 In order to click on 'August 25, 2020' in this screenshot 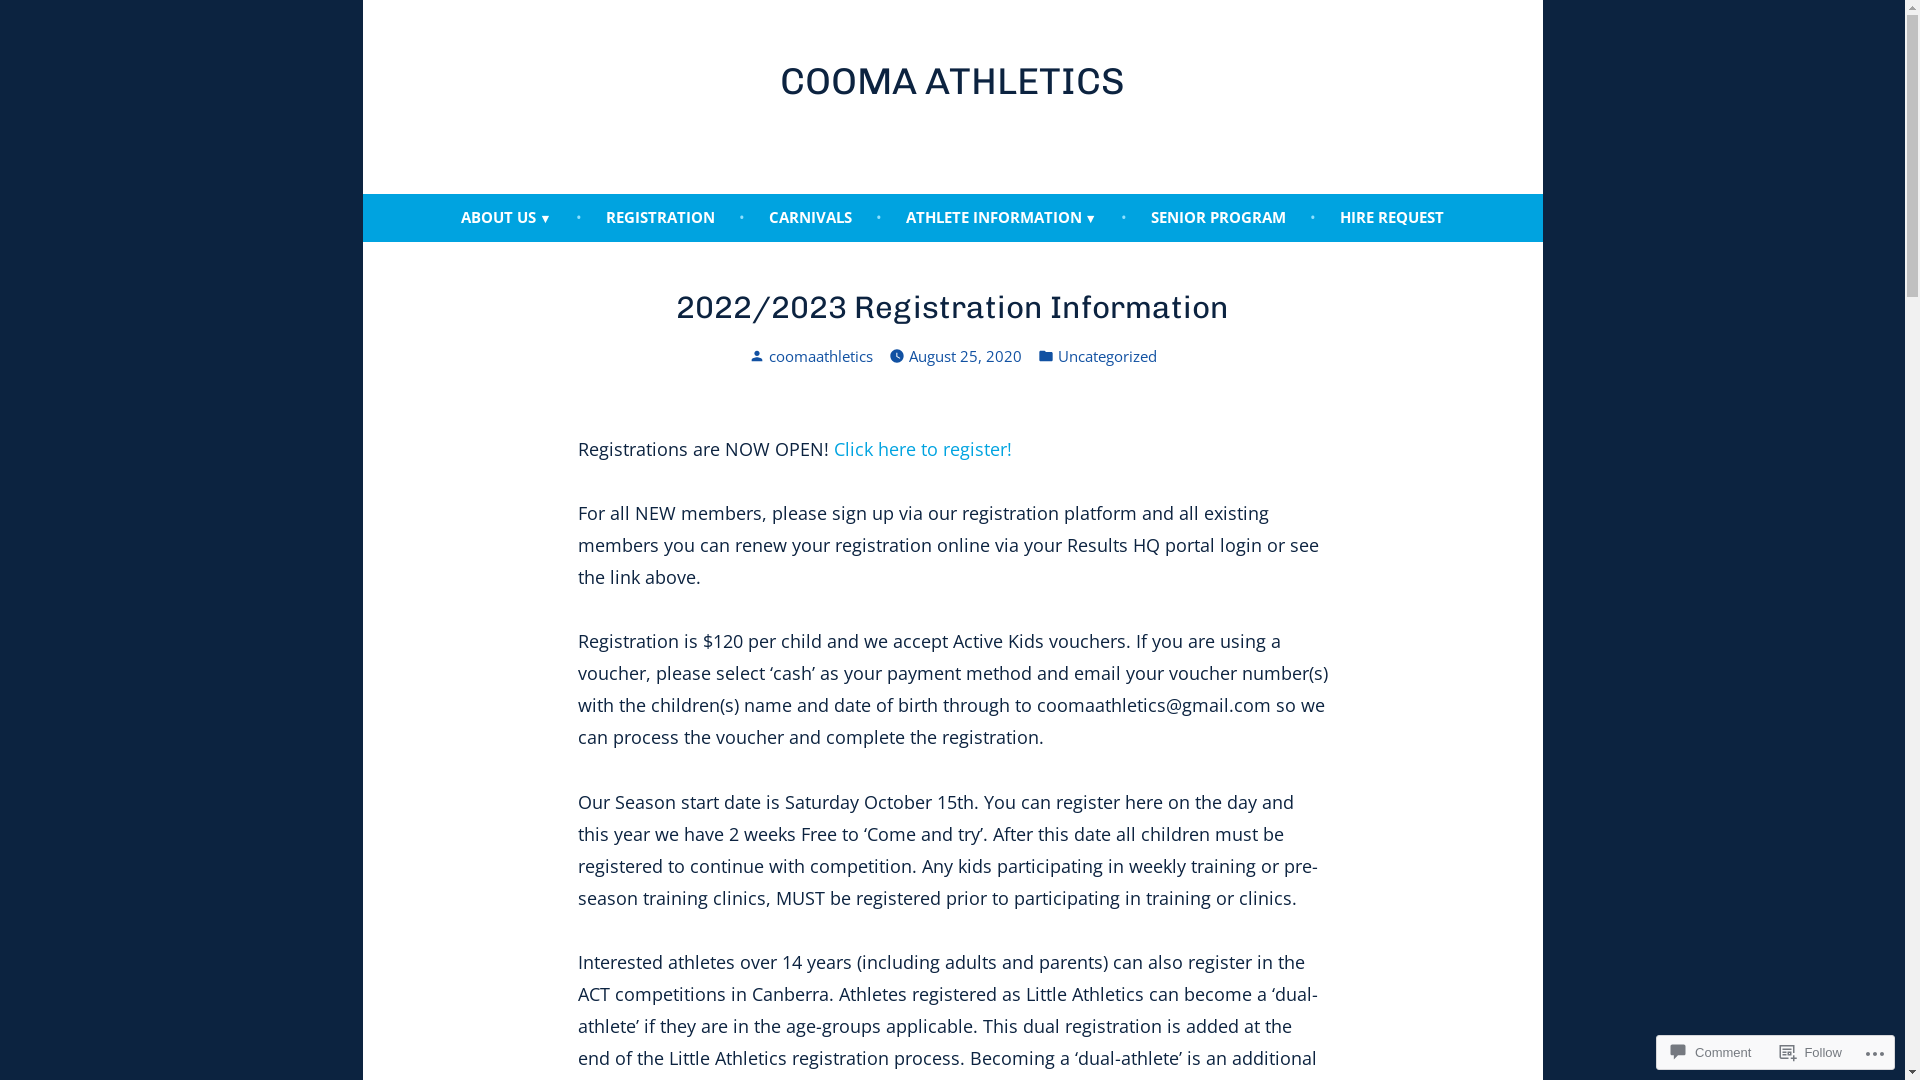, I will do `click(906, 355)`.